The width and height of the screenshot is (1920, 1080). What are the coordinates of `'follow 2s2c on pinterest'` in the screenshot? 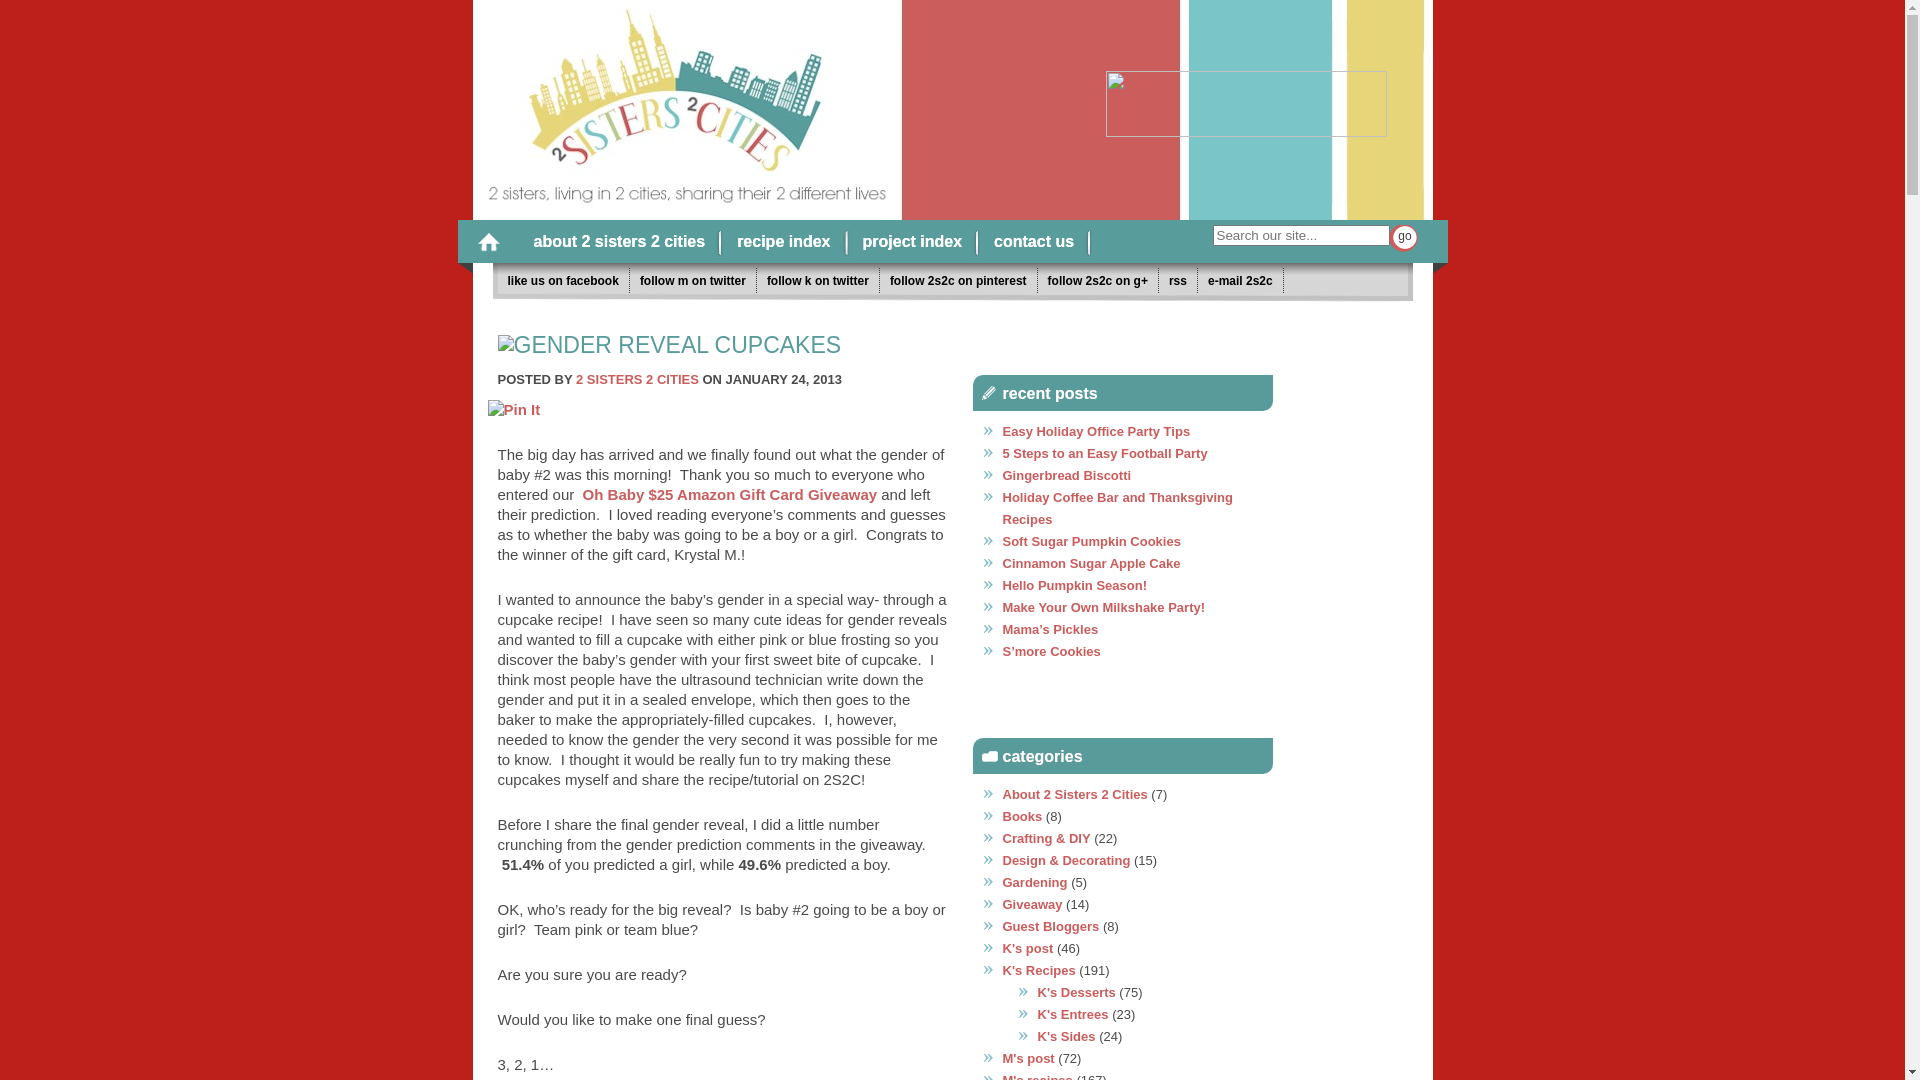 It's located at (958, 280).